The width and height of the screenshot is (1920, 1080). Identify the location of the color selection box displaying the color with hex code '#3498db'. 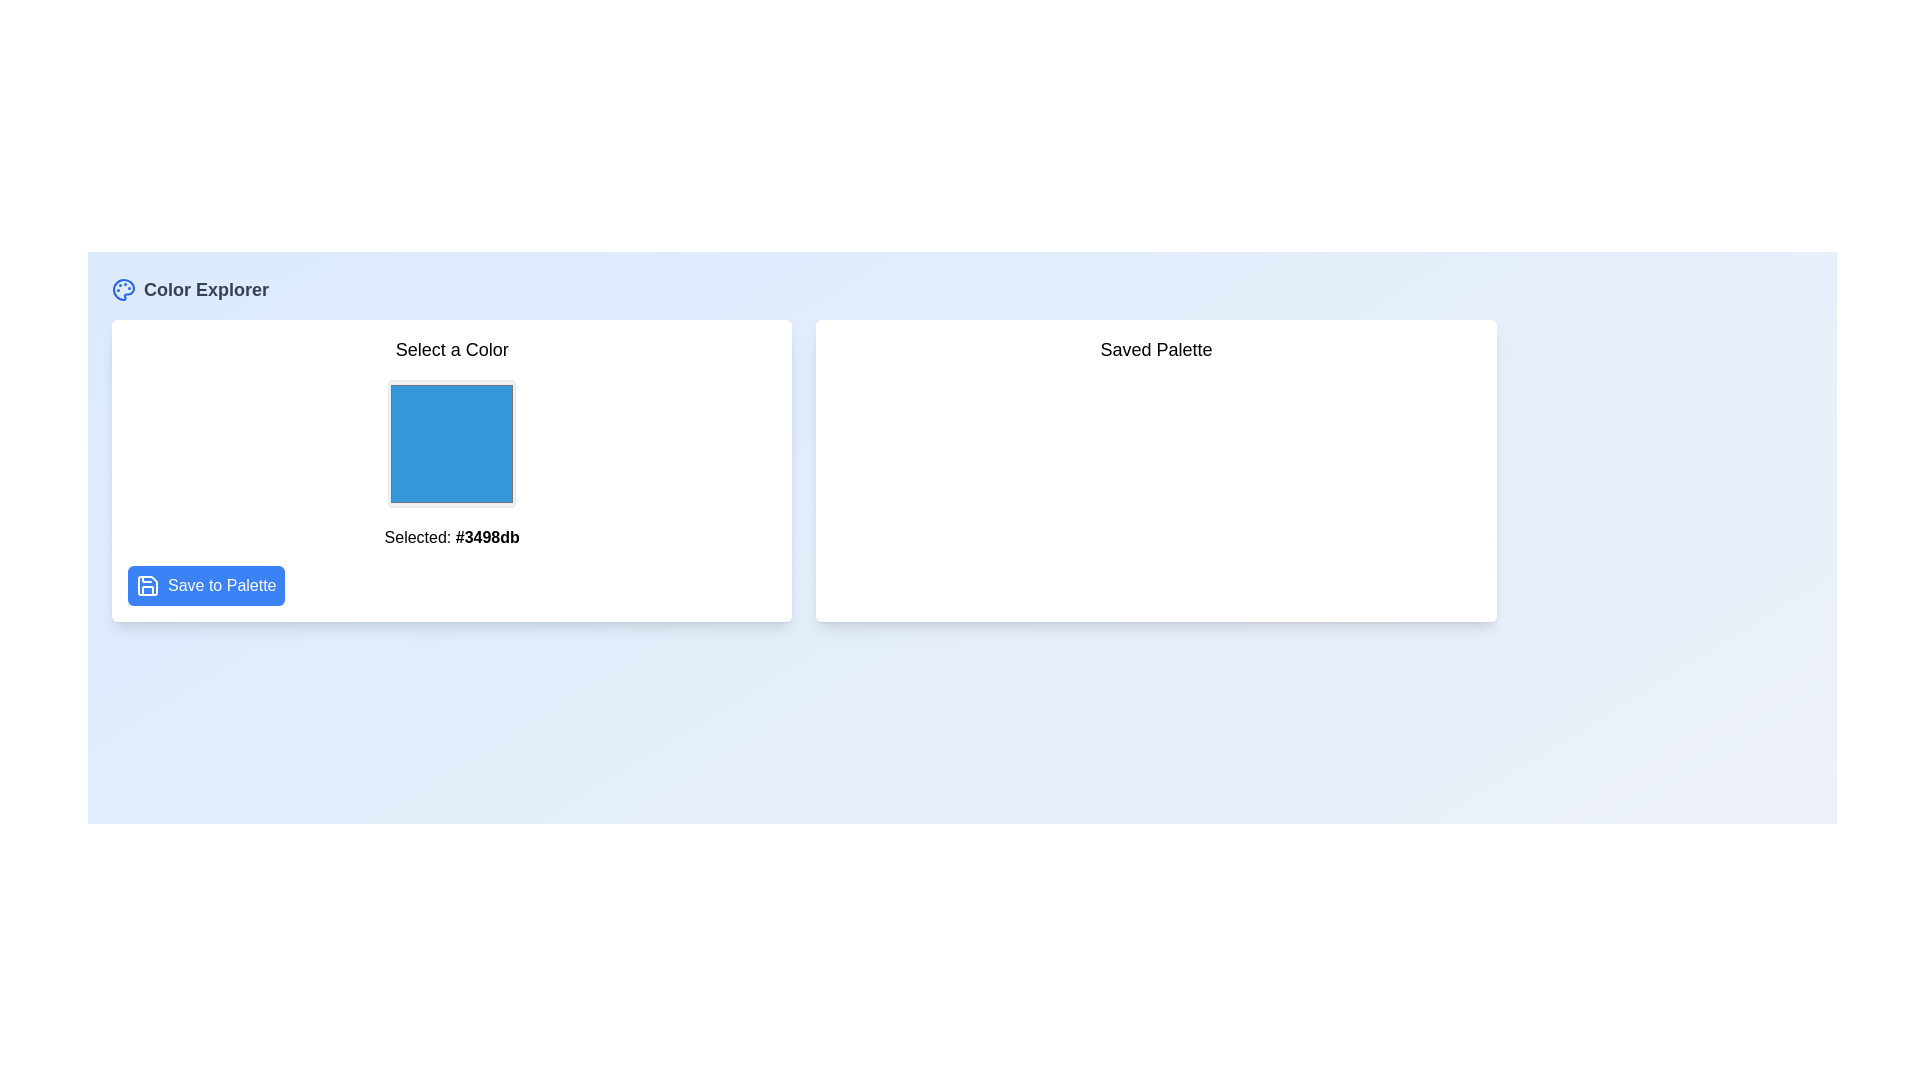
(450, 442).